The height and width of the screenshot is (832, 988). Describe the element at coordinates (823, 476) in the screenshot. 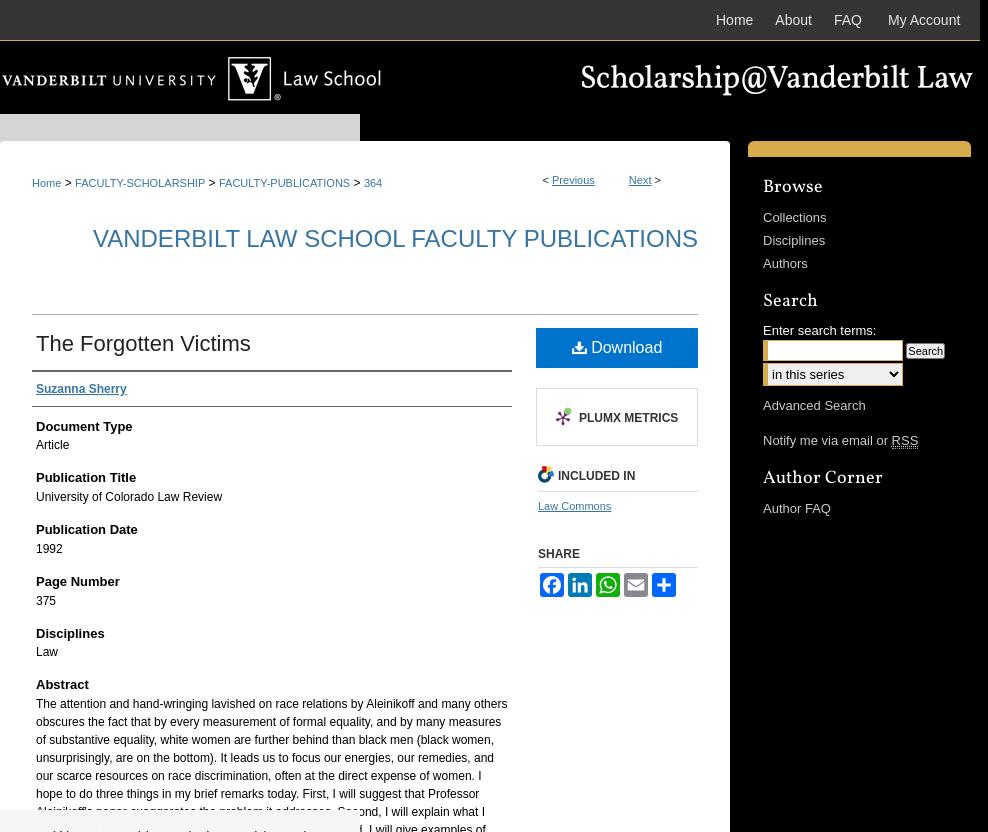

I see `'Author Corner'` at that location.